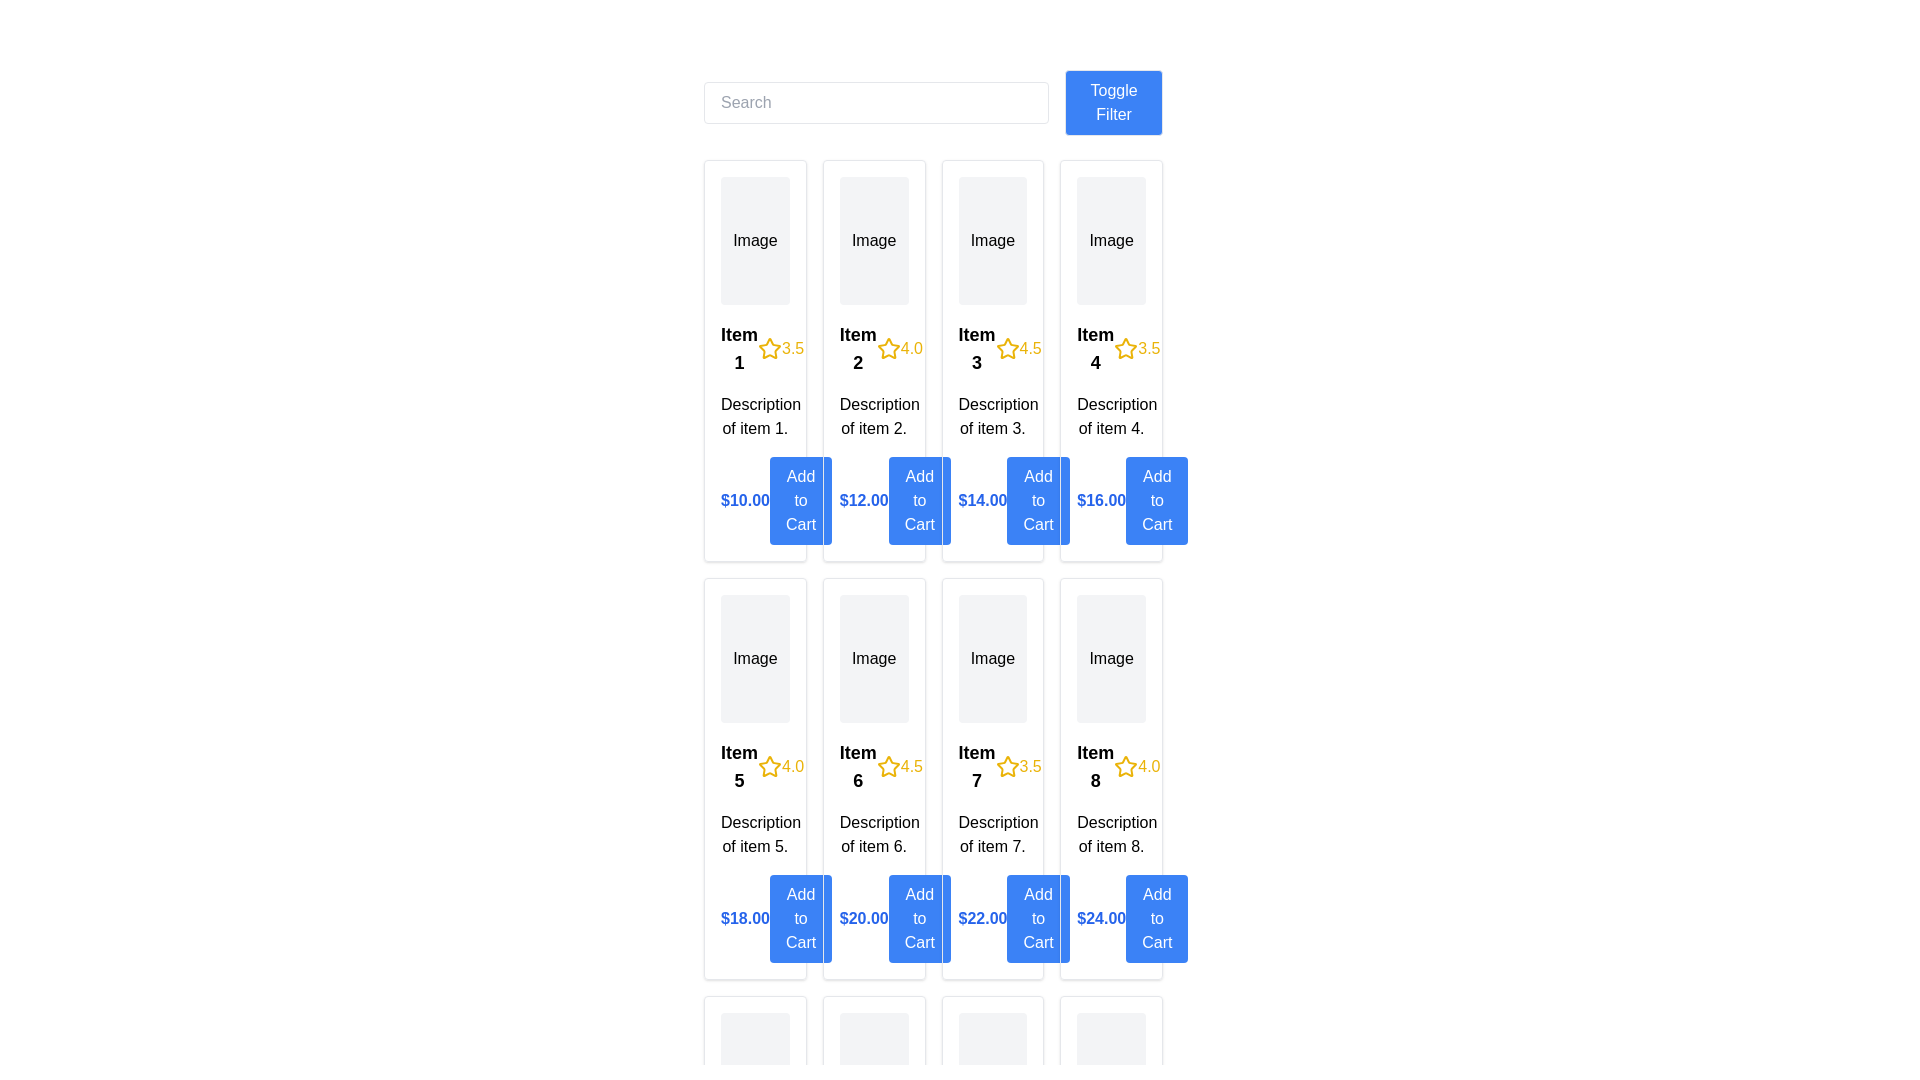 The image size is (1920, 1080). I want to click on the Rating display element that consists of a yellow star icon followed by the numerical value '4.5', located on the third column in a grid layout under the 'Item 3' label, so click(1018, 347).